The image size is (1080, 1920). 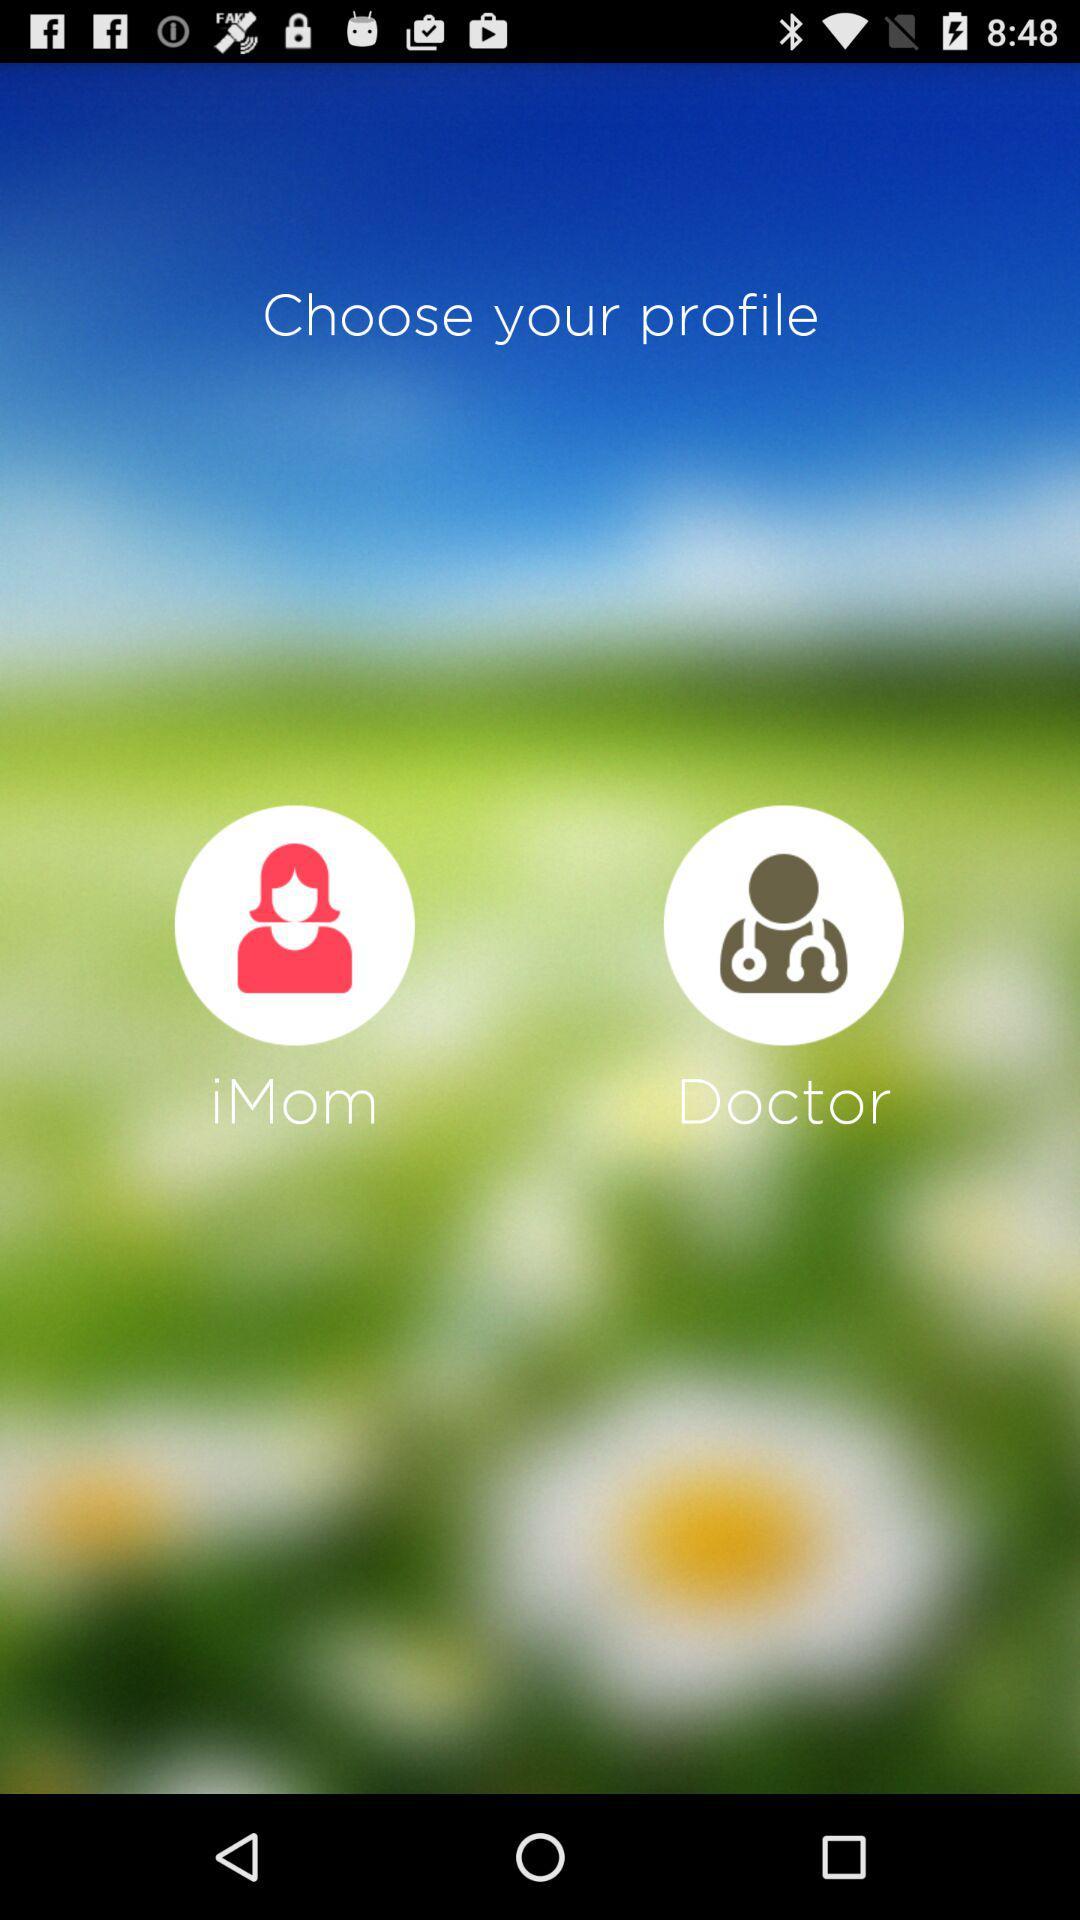 I want to click on doctor, so click(x=782, y=924).